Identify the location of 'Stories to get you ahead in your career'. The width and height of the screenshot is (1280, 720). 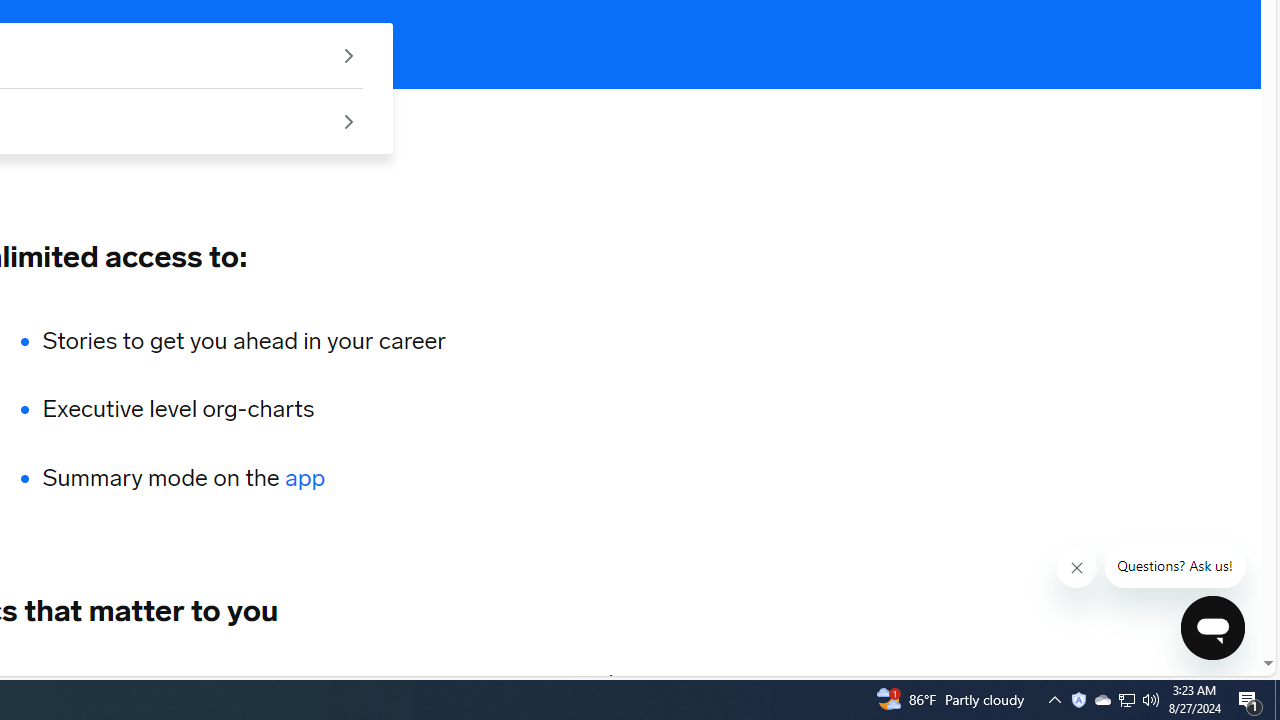
(242, 339).